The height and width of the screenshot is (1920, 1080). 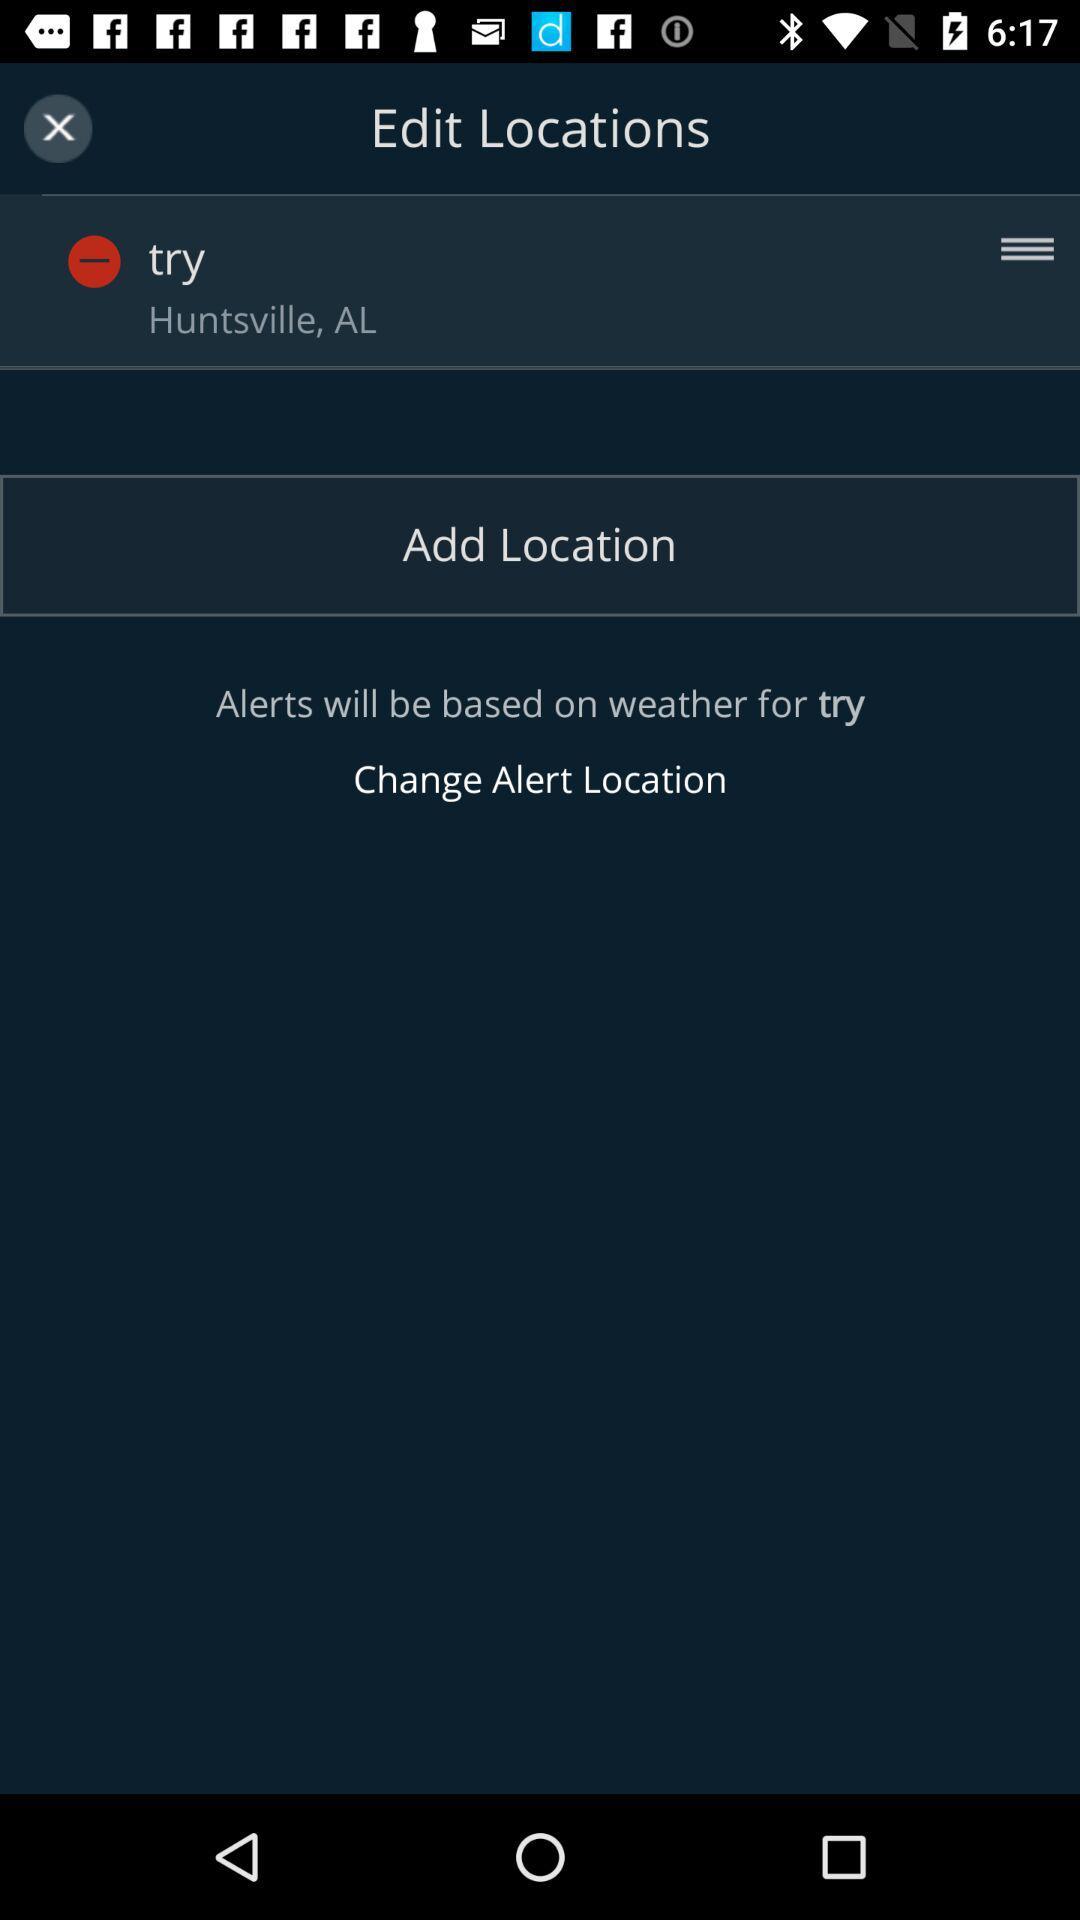 I want to click on delete location, so click(x=131, y=240).